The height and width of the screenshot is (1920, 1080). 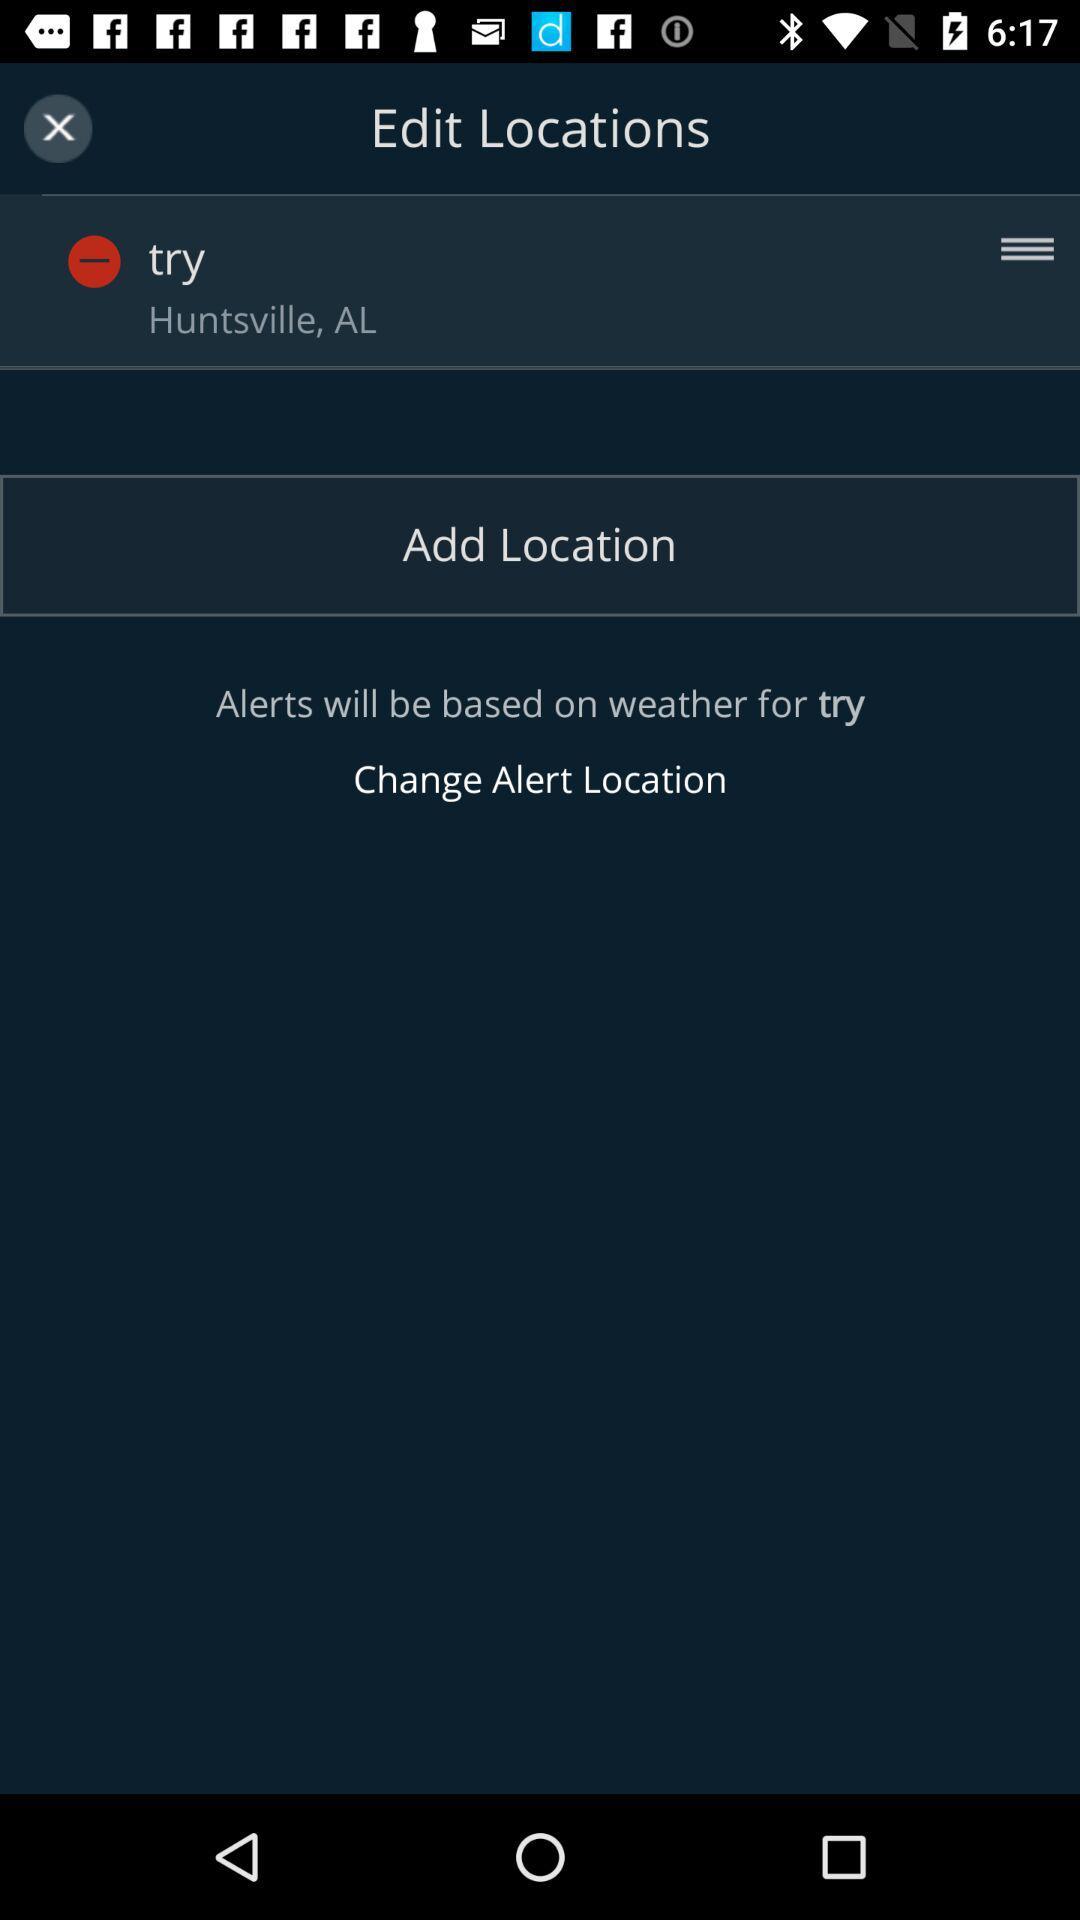 I want to click on delete location, so click(x=131, y=240).